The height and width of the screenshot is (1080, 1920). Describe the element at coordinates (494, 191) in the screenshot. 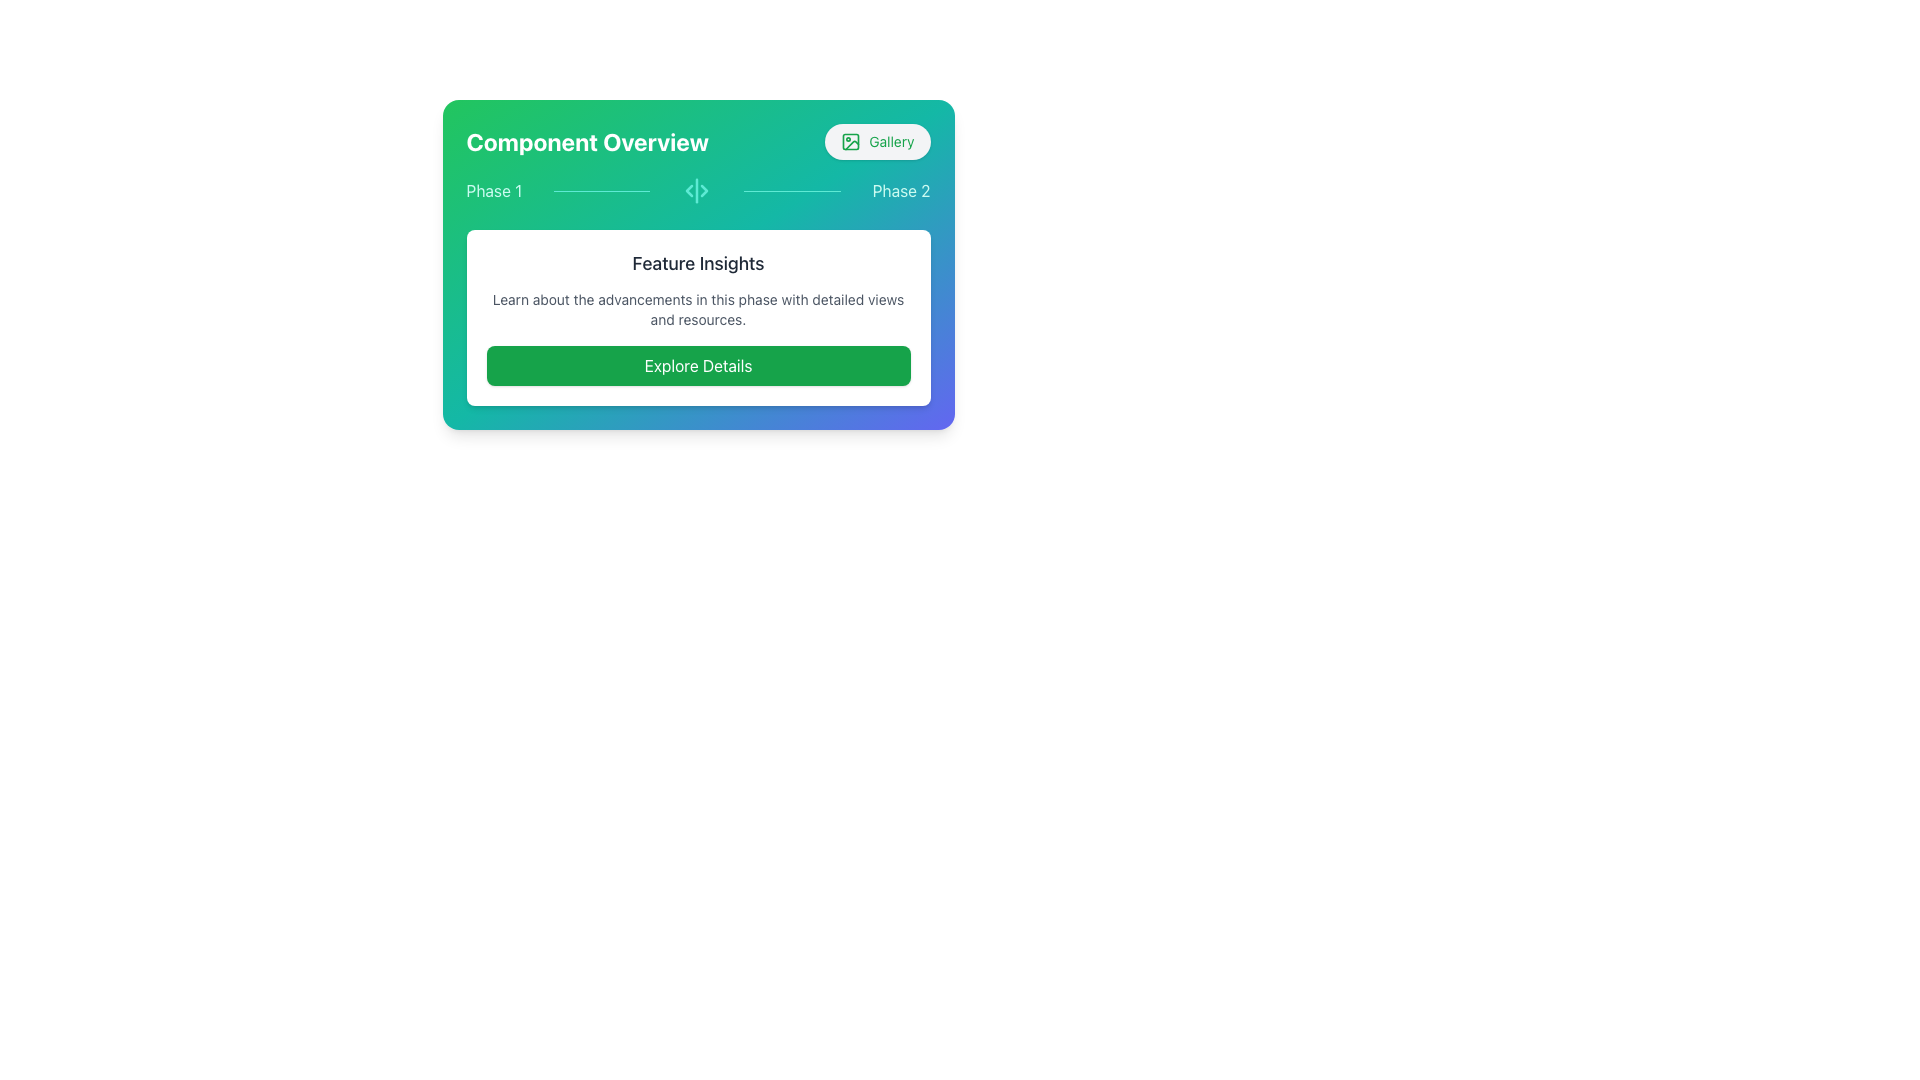

I see `the first text label that serves as a step indicator within the process selection interface` at that location.